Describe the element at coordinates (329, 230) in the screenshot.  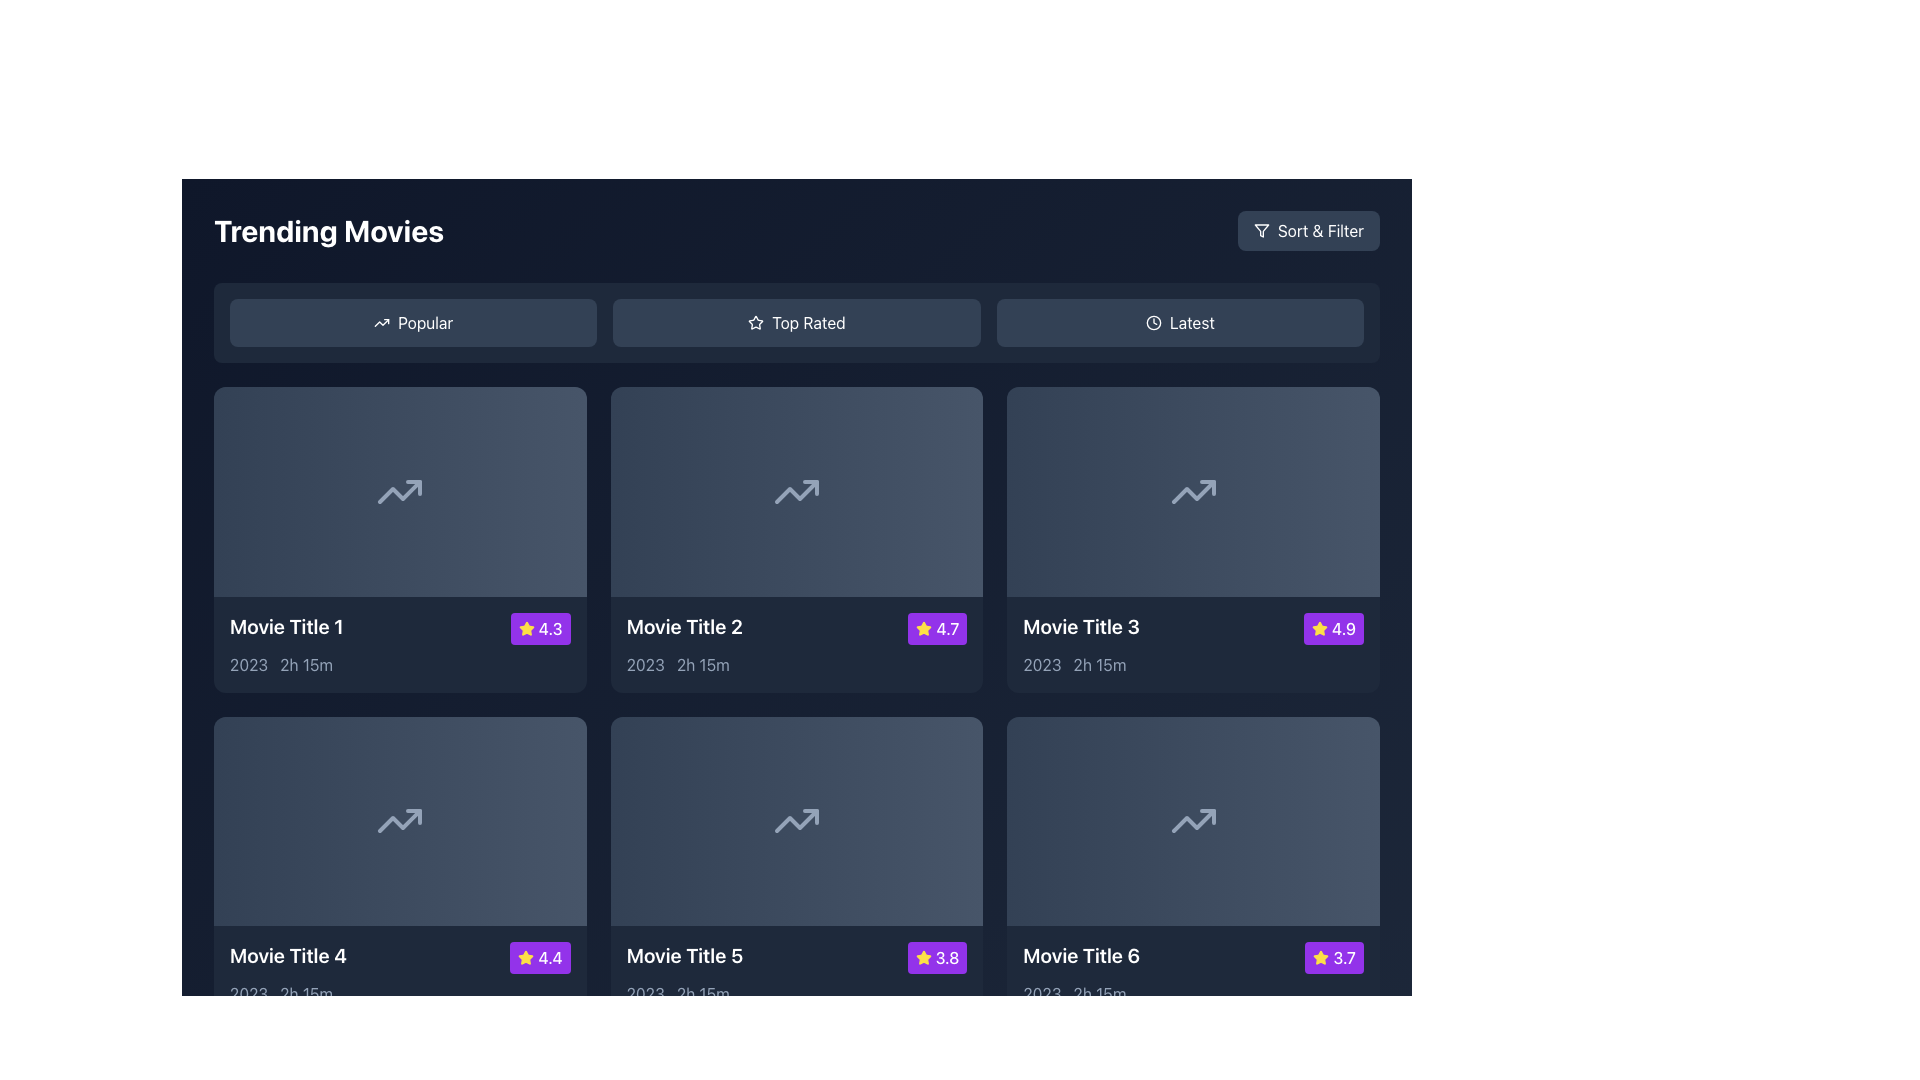
I see `title 'Trending Movies' displayed in large, bold, and white font located in the top-left section of the page interface within the header bar` at that location.